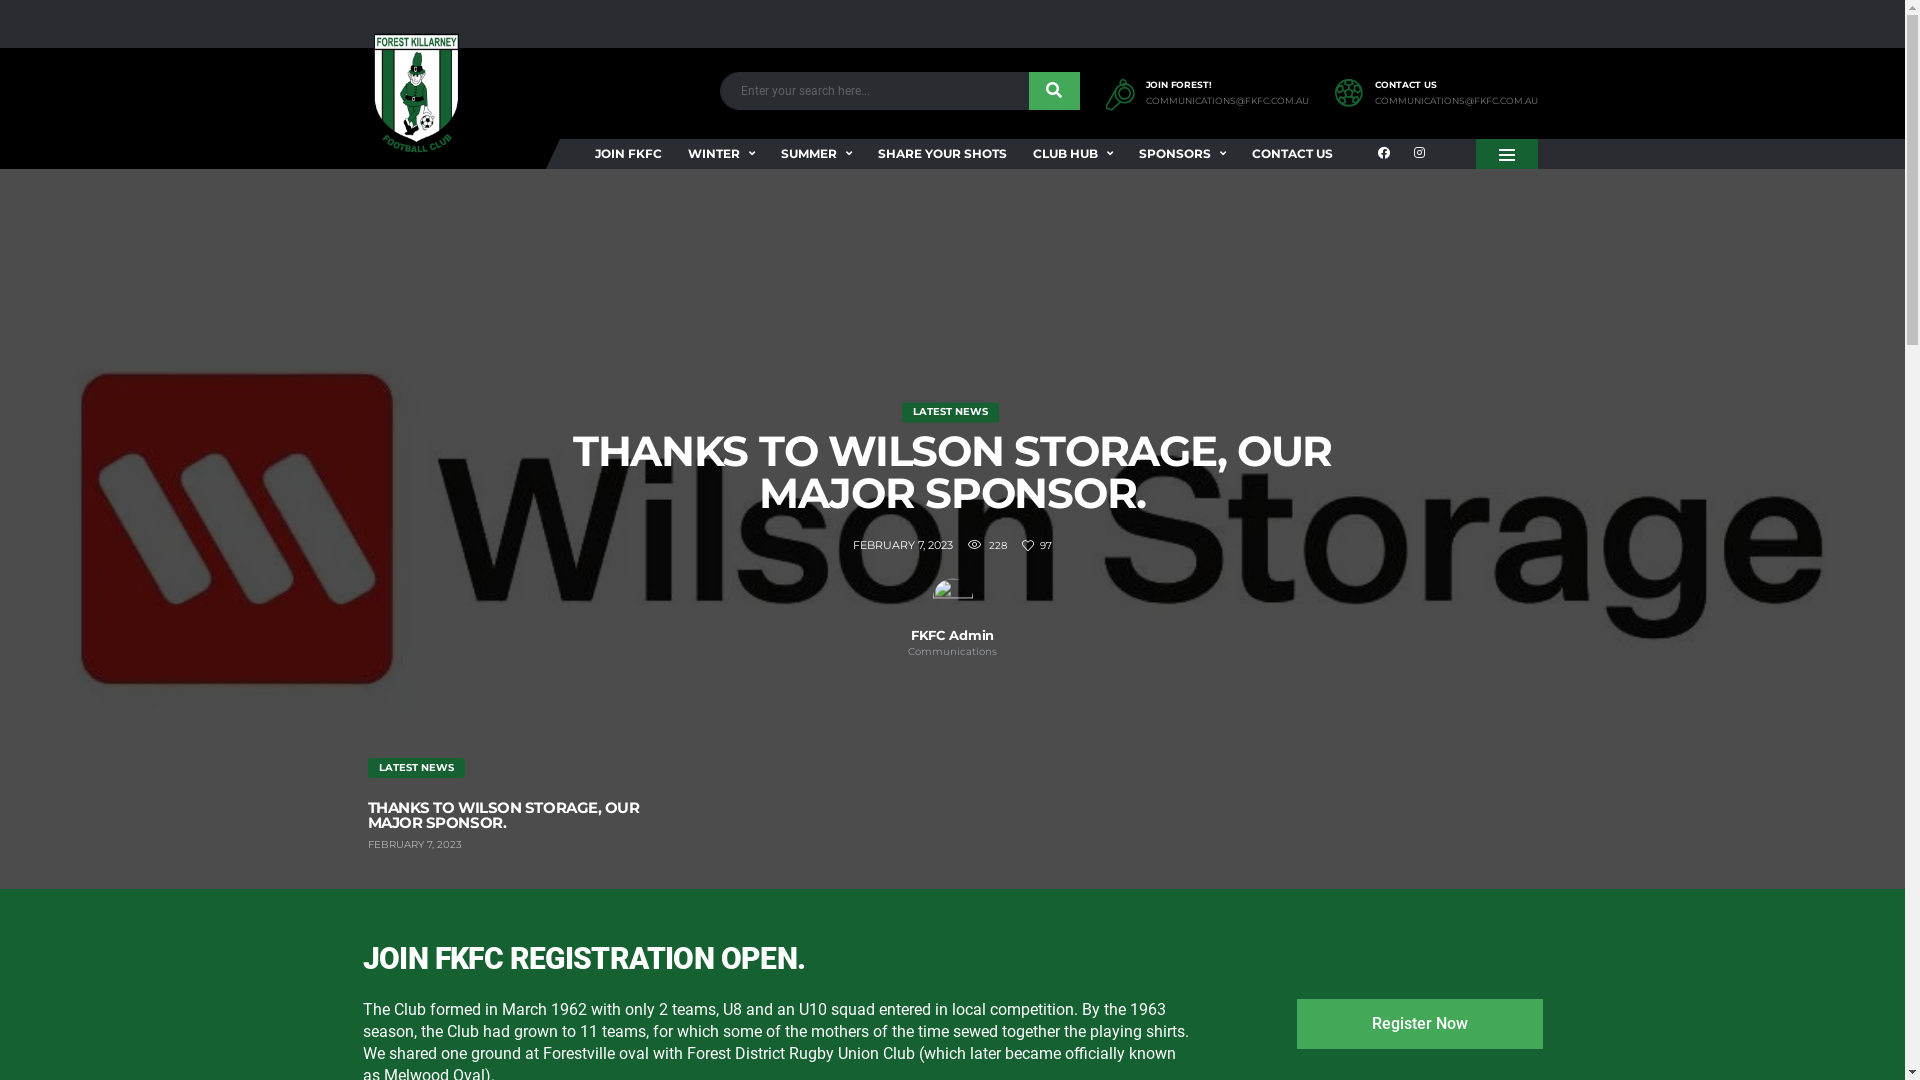  I want to click on 'JOIN FKFC', so click(627, 153).